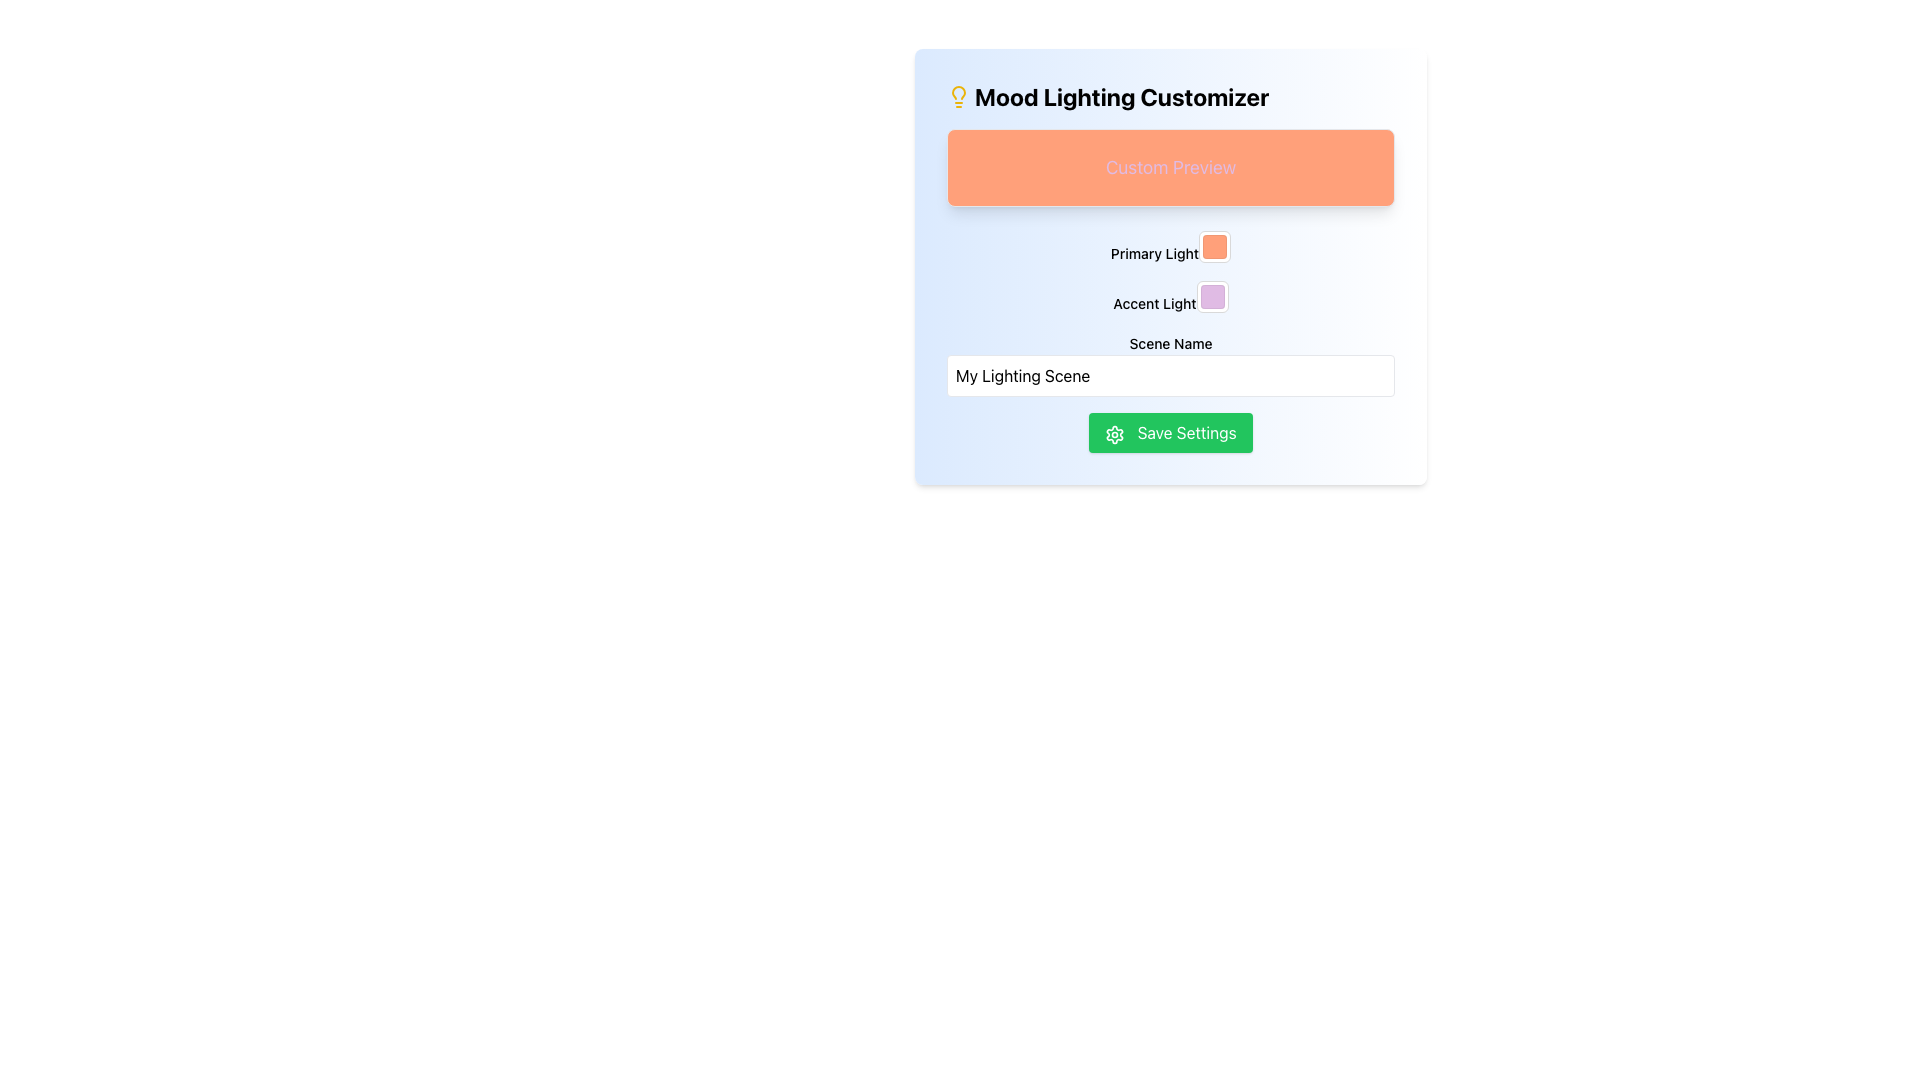  I want to click on label associated with the purple color block in the 'Mood Lighting Customizer' interface, which is the second row option under the 'Primary Light' section, so click(1171, 297).